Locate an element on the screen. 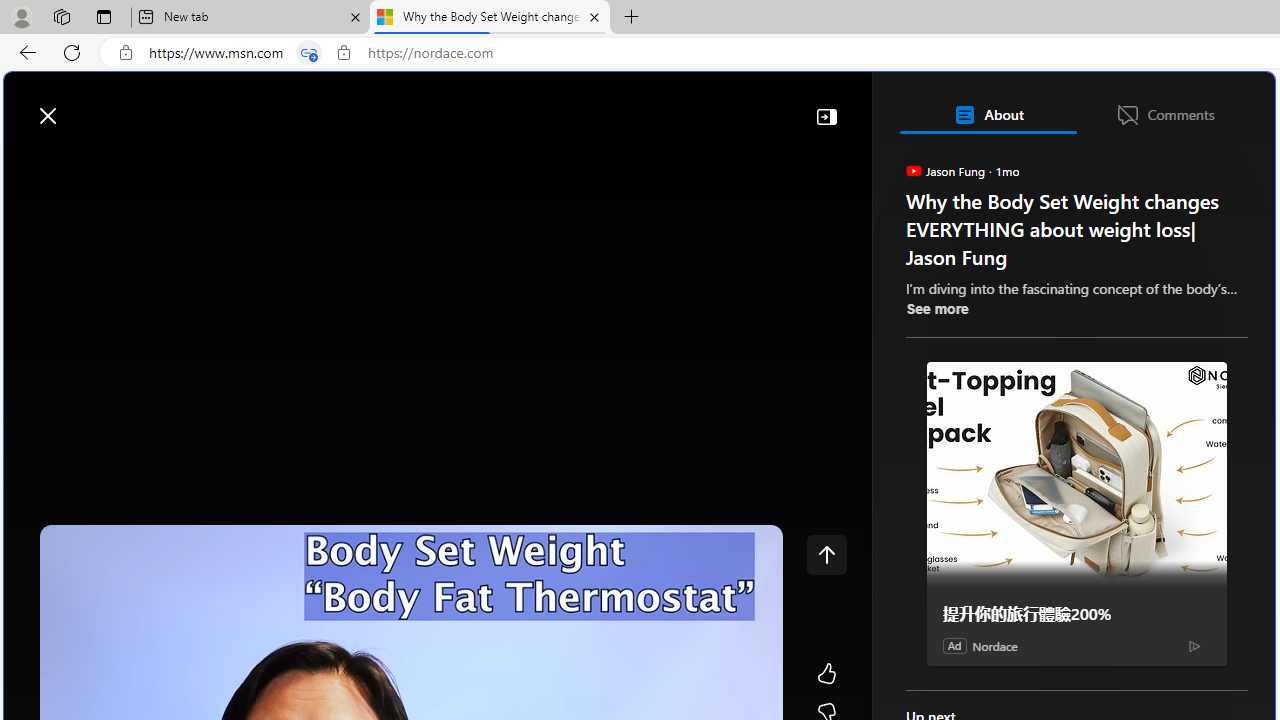 The width and height of the screenshot is (1280, 720). 'Personal Profile' is located at coordinates (21, 16).